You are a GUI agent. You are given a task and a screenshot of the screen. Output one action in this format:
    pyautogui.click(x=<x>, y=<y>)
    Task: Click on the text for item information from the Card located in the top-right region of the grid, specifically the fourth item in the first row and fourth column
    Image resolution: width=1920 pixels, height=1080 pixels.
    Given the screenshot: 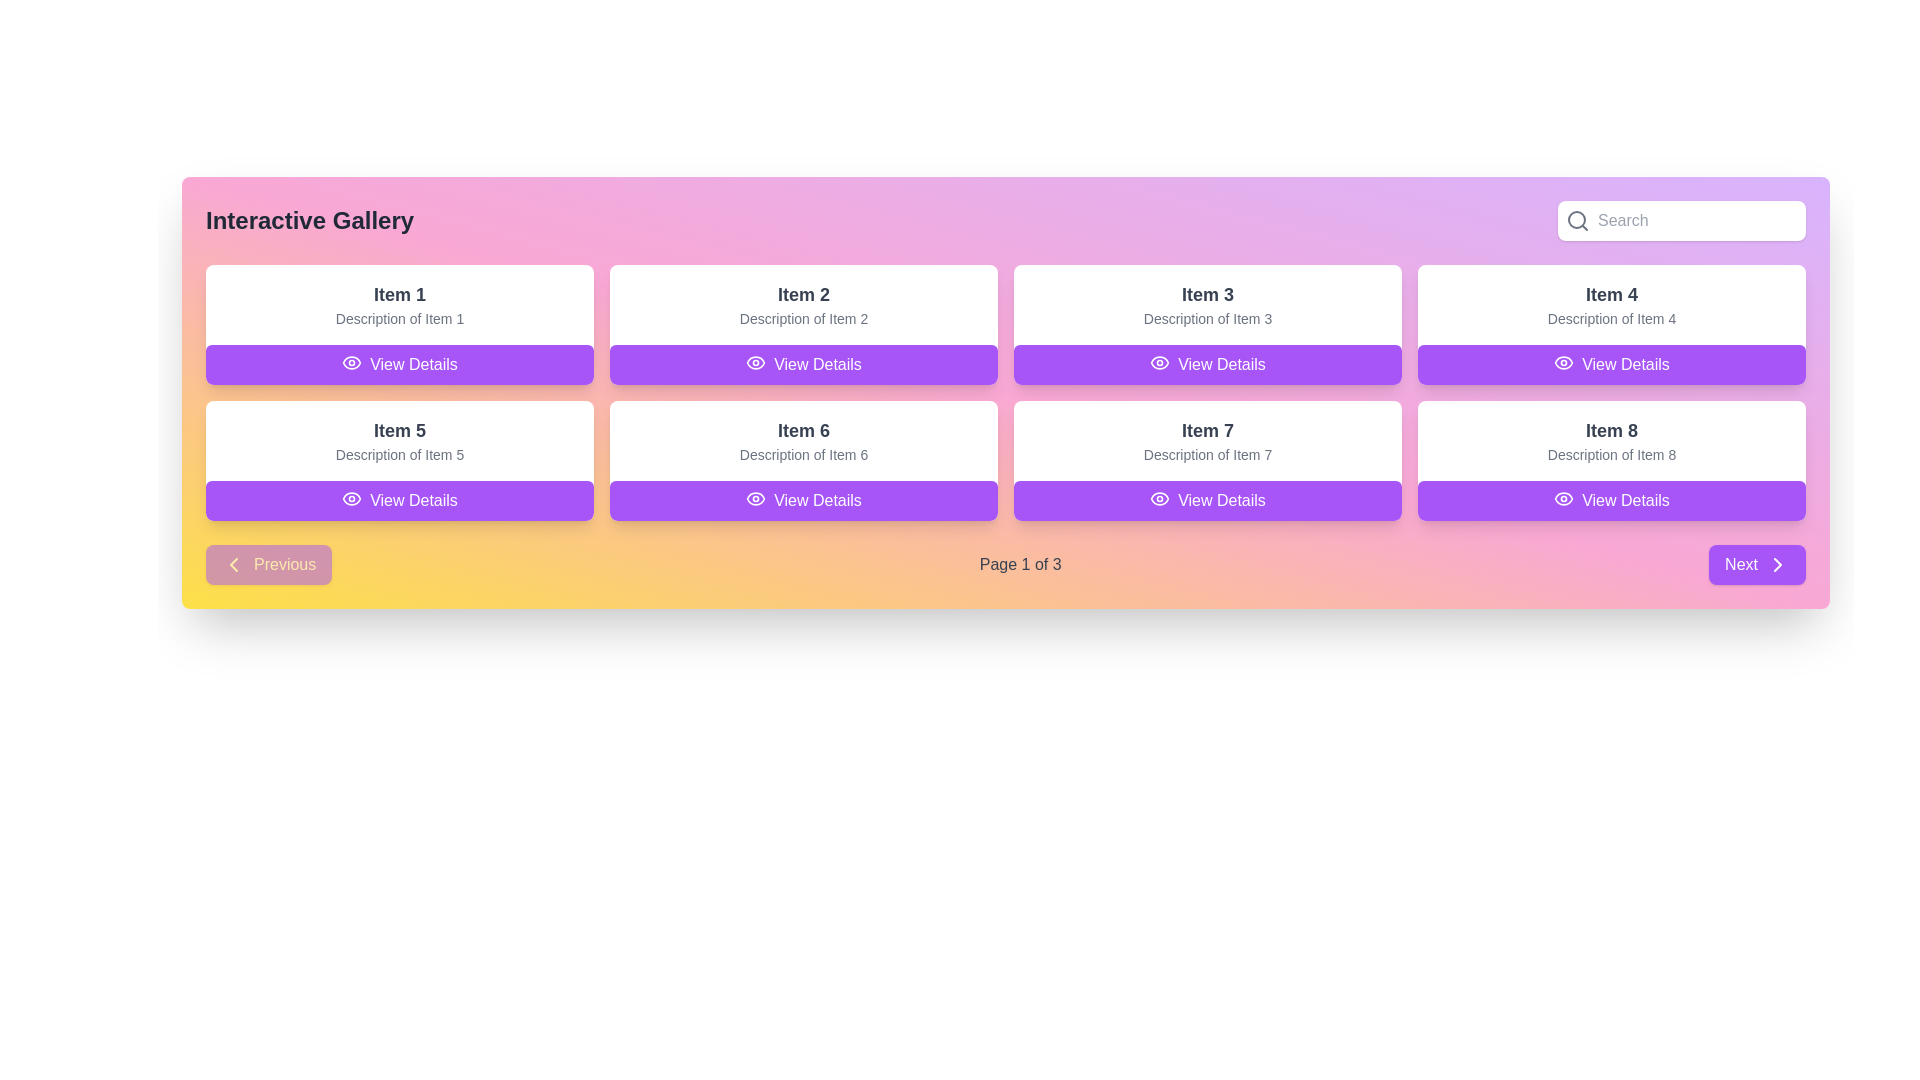 What is the action you would take?
    pyautogui.click(x=1612, y=323)
    